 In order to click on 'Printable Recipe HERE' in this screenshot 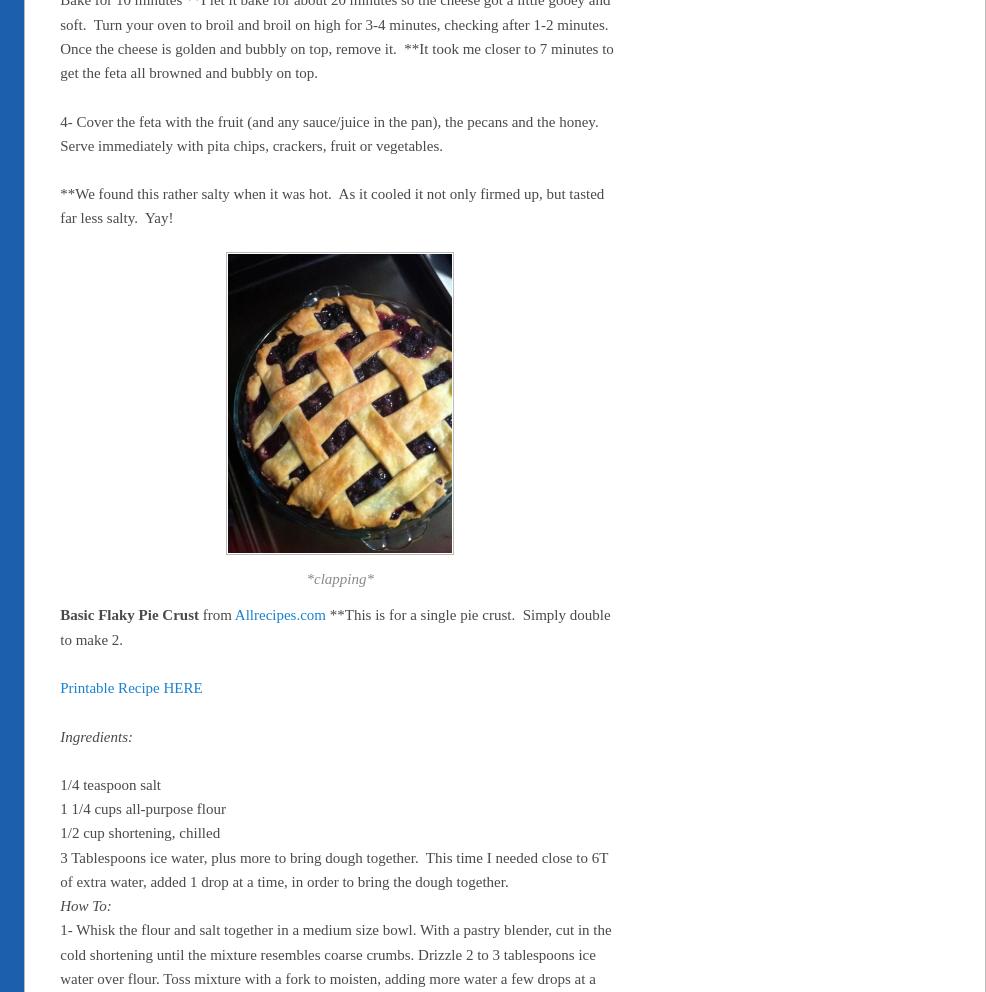, I will do `click(131, 686)`.